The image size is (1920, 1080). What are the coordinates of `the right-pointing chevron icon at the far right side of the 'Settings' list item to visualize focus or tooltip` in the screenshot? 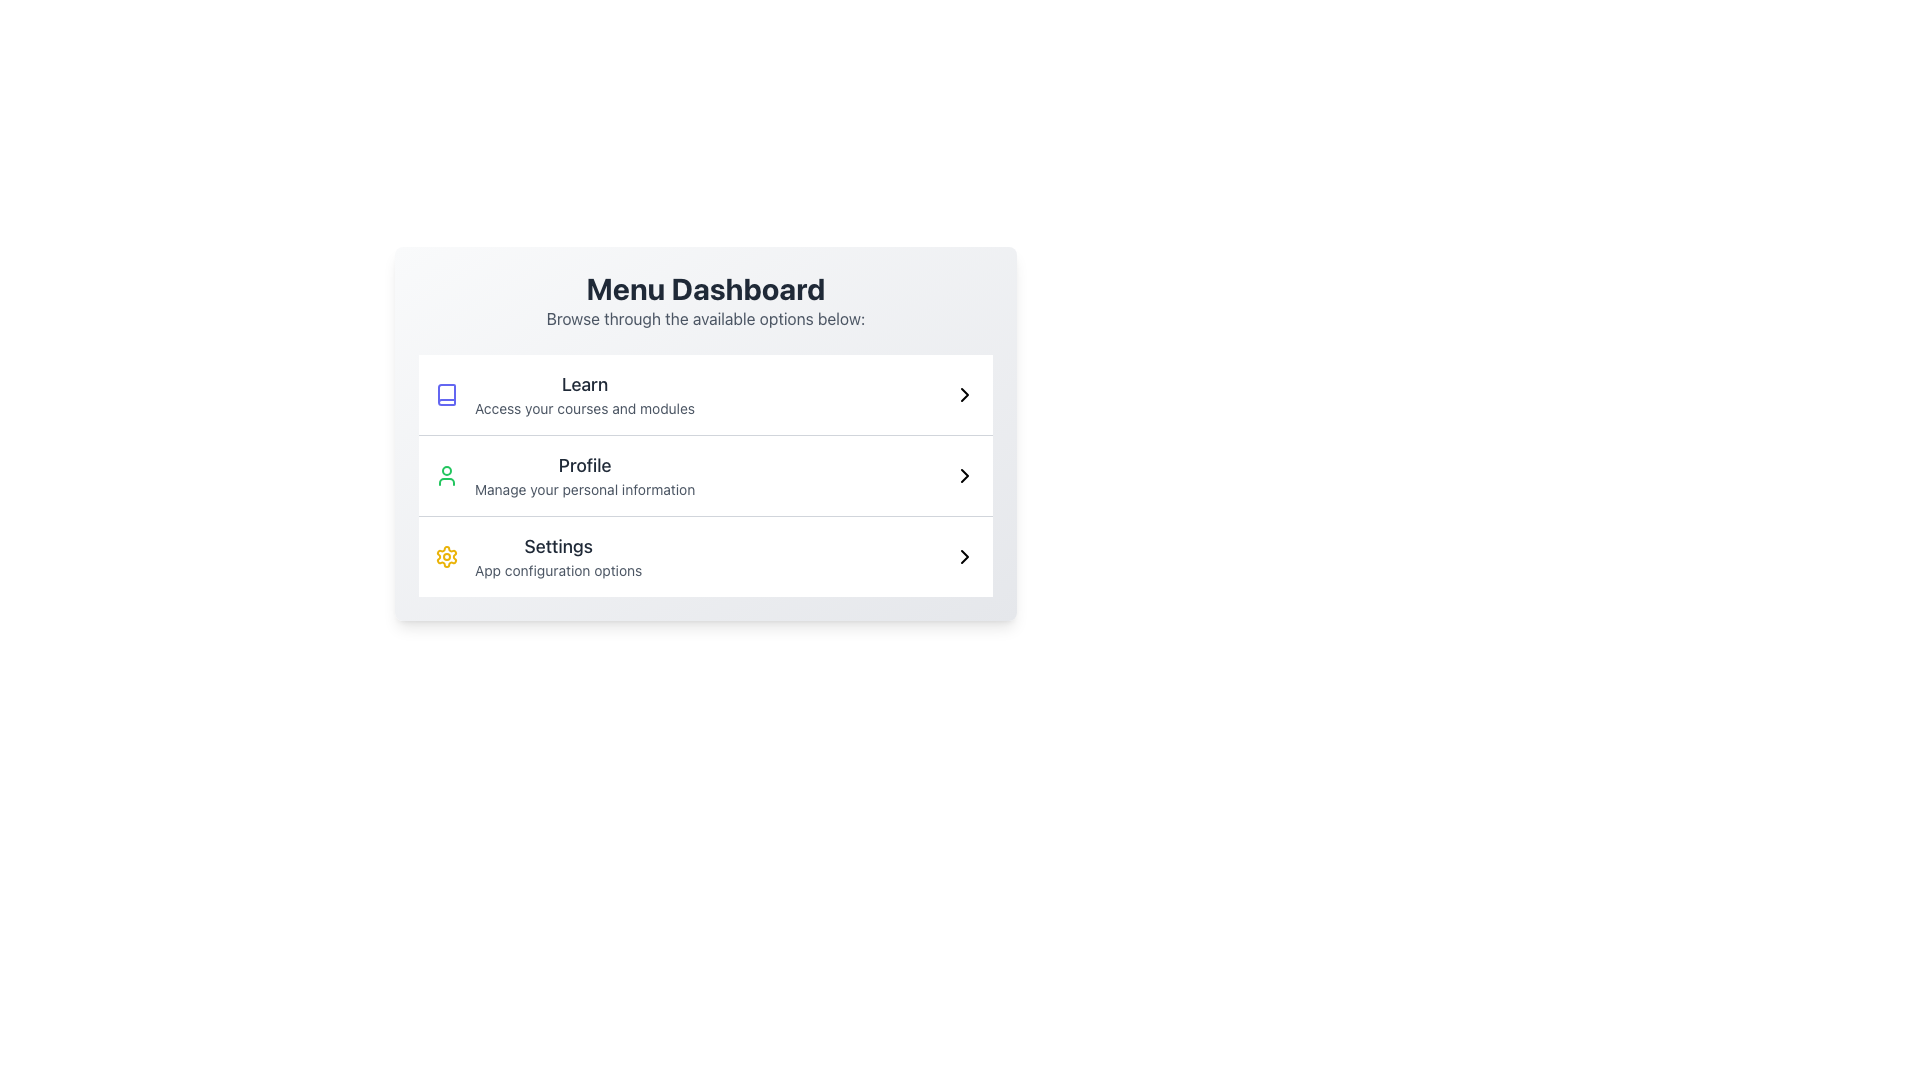 It's located at (964, 556).